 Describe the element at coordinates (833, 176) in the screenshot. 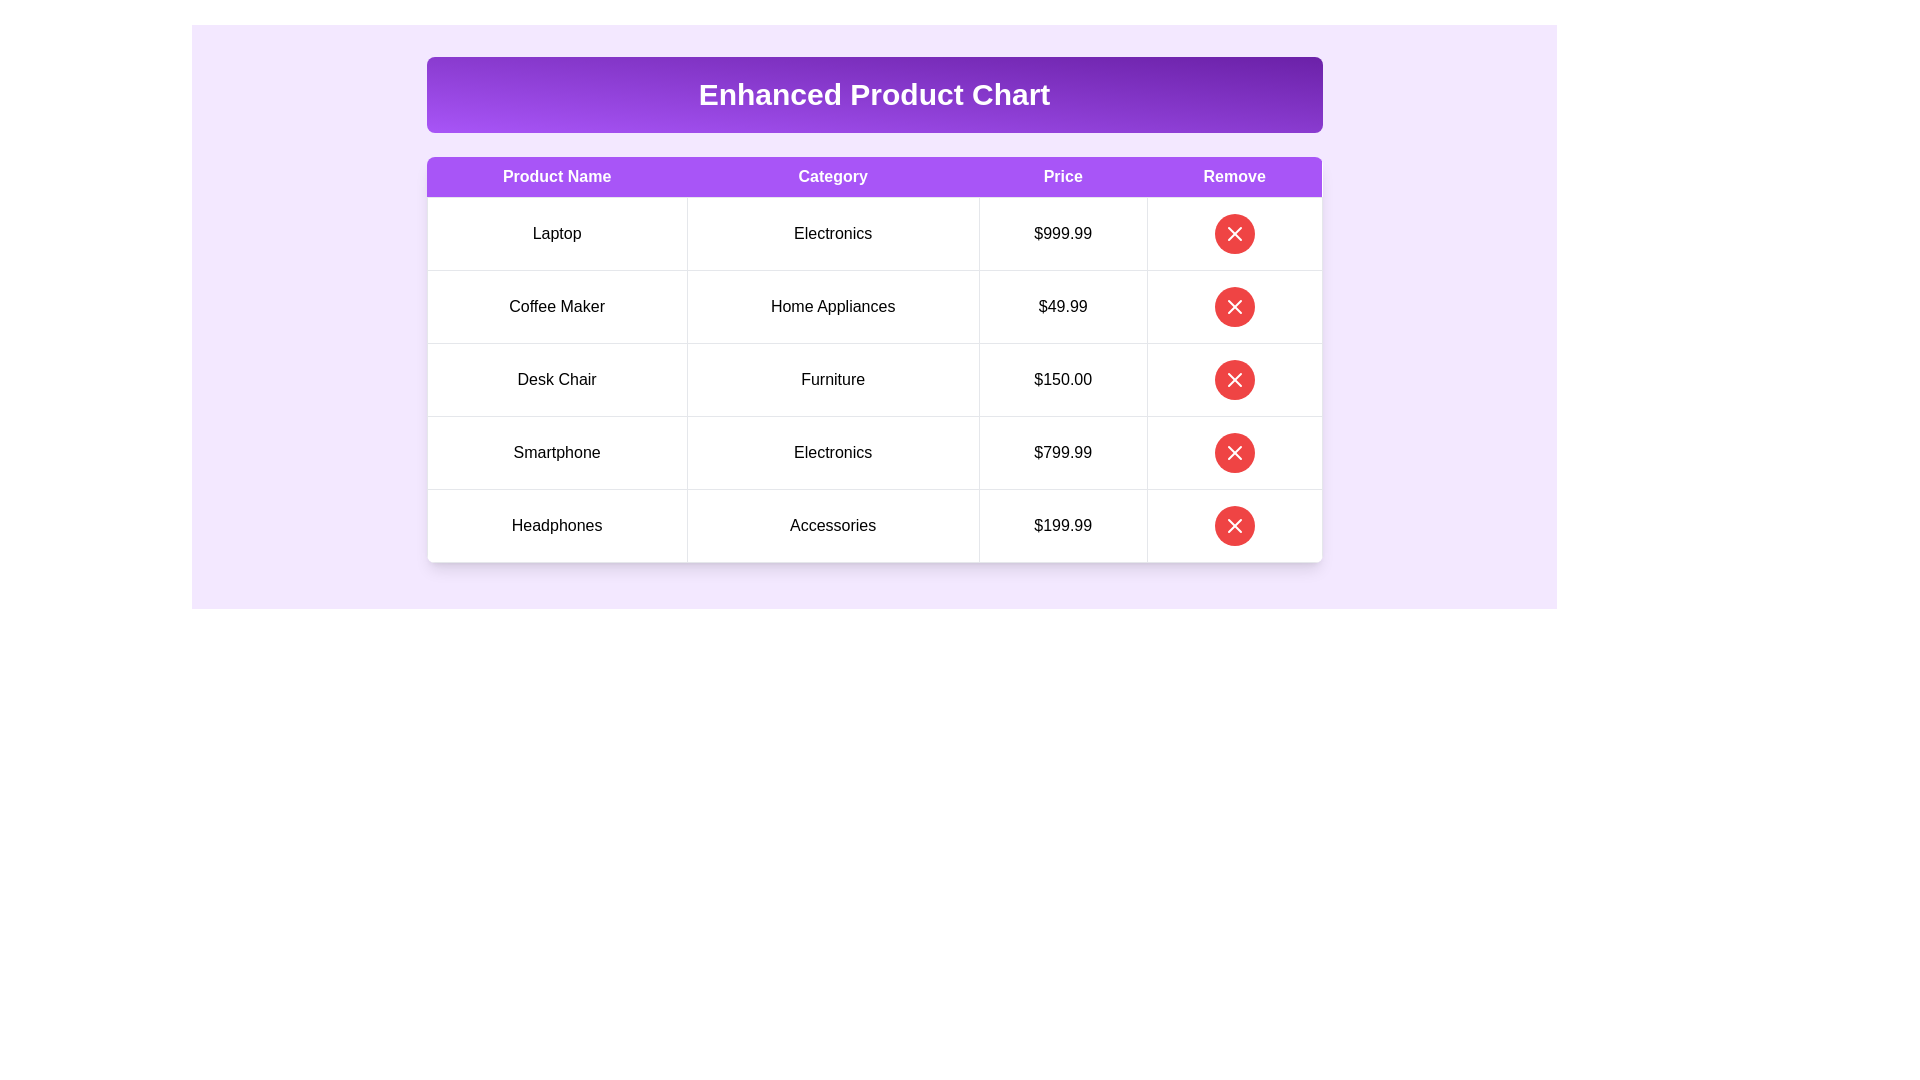

I see `the header text element labeled 'Category', which is a button-like component with a purple background and white text, located in the second position of the header row of a table` at that location.